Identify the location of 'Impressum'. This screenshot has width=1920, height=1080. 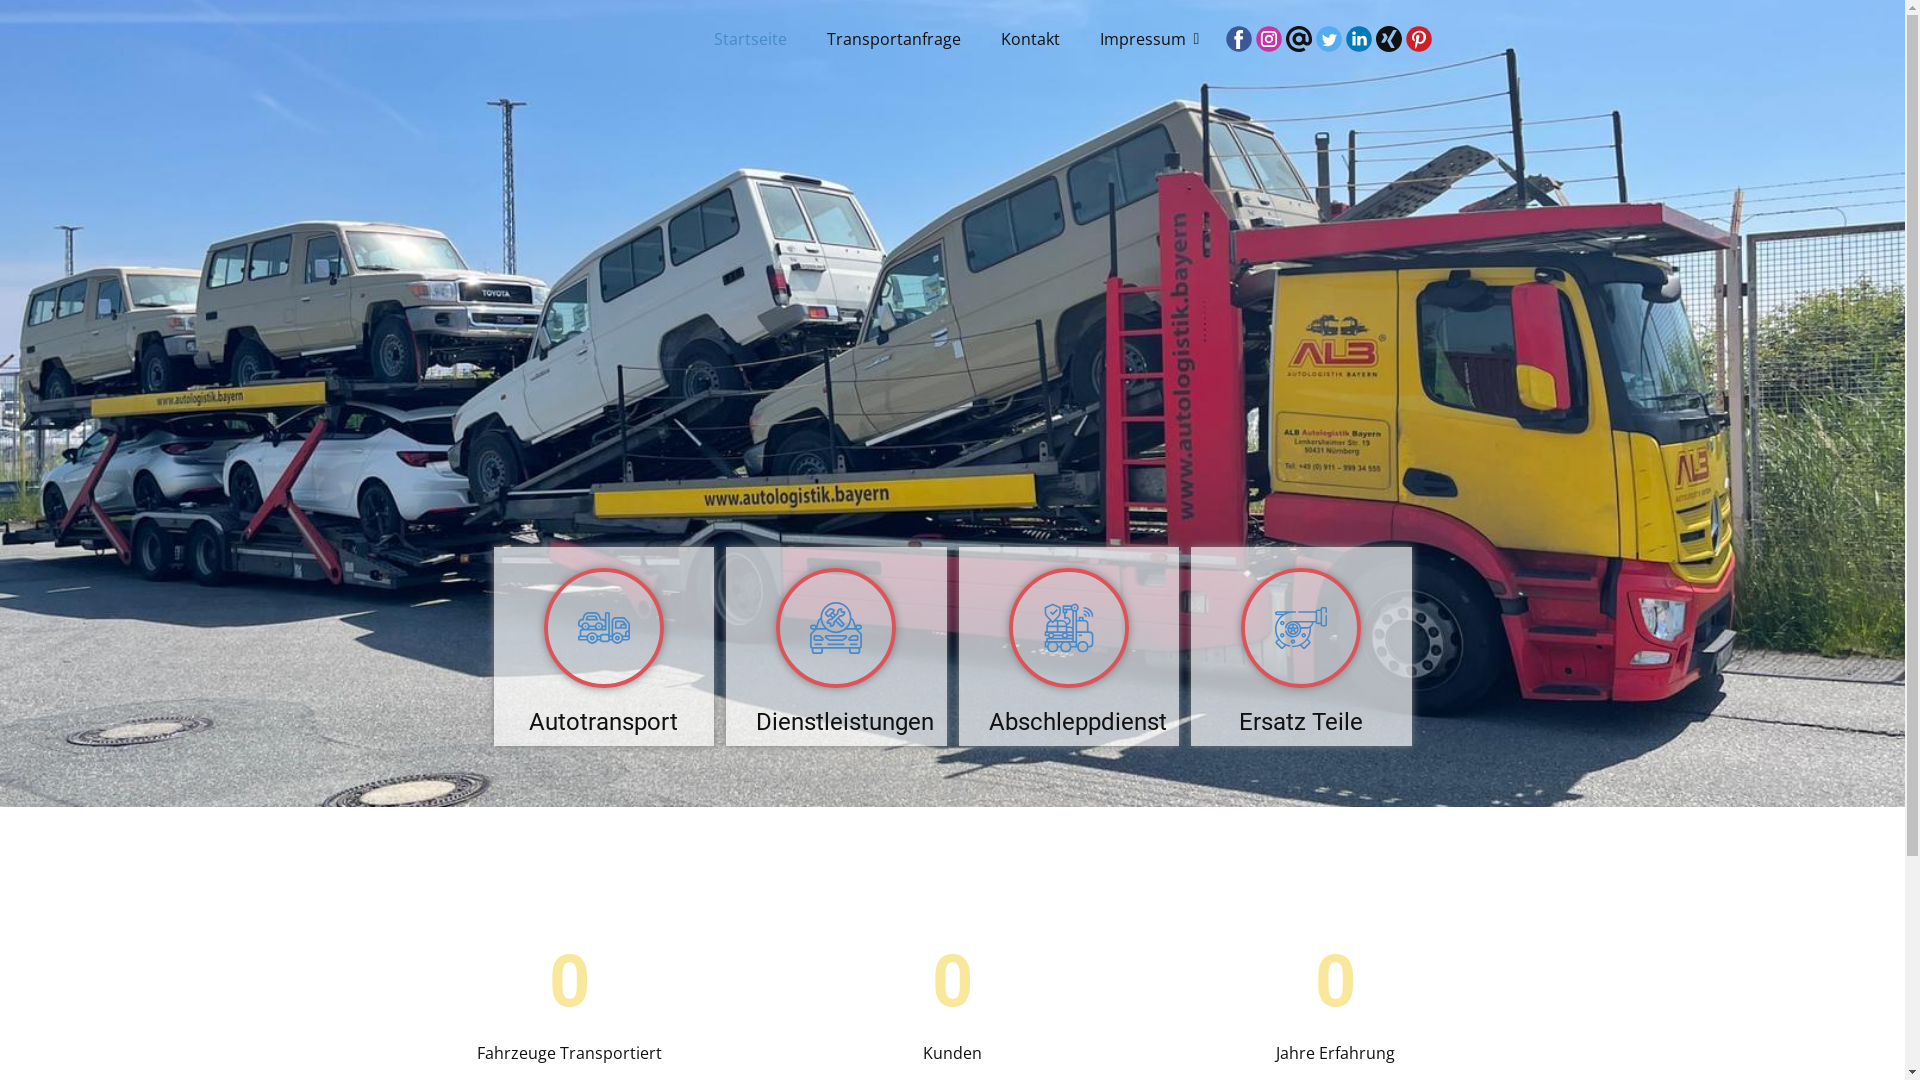
(1146, 38).